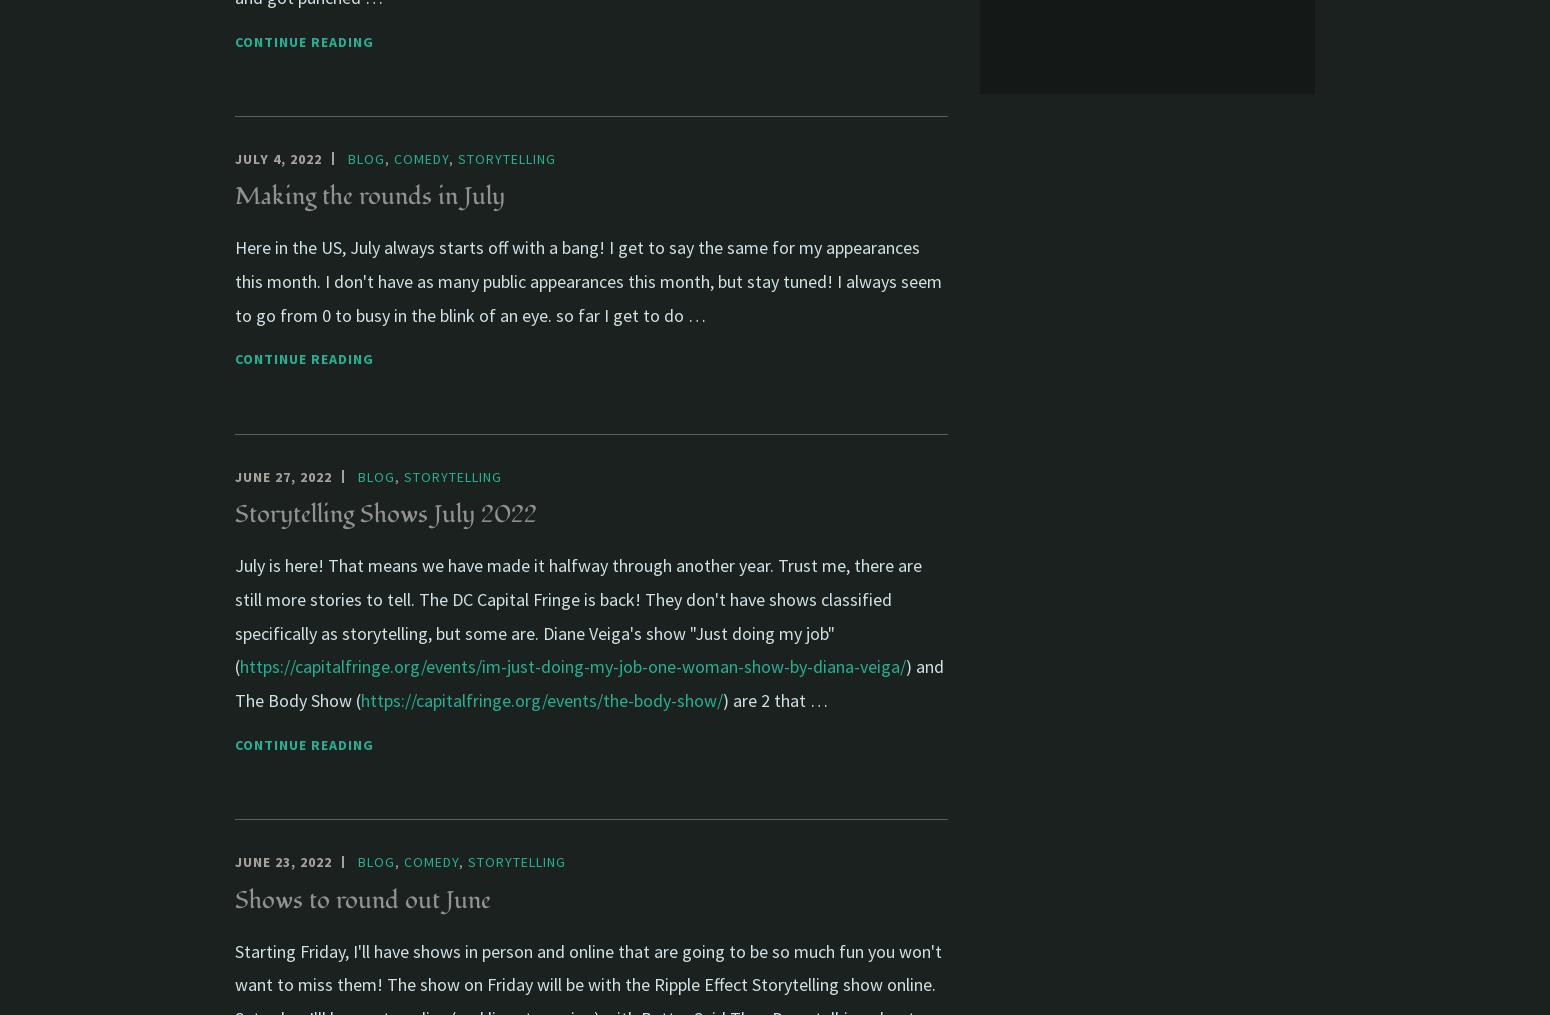 Image resolution: width=1550 pixels, height=1015 pixels. What do you see at coordinates (578, 615) in the screenshot?
I see `'July is here! That means we have made it halfway through another year. Trust me, there are still more stories to tell. The DC Capital Fringe is back! They don't have shows classified specifically as storytelling, but some are. Diane Veiga's show "Just doing my job" ('` at bounding box center [578, 615].